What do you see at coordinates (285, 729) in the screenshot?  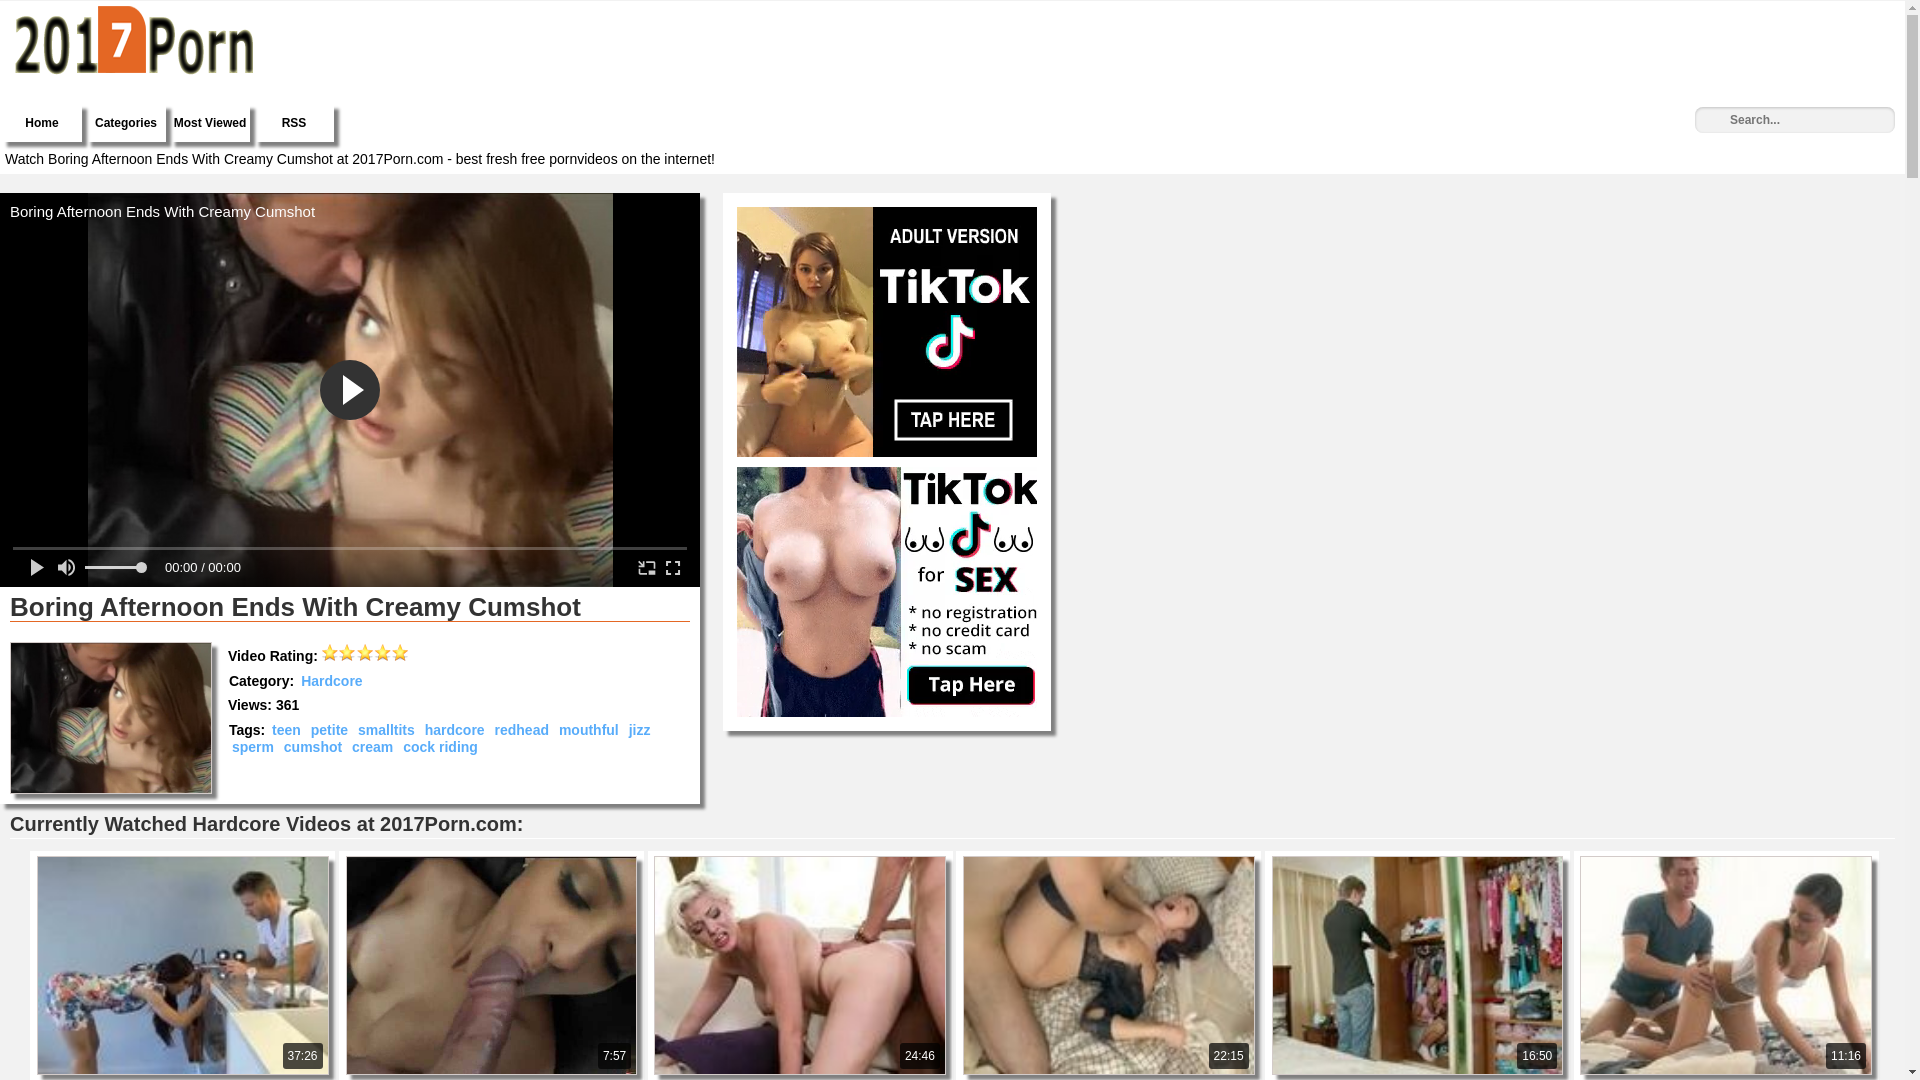 I see `'teen'` at bounding box center [285, 729].